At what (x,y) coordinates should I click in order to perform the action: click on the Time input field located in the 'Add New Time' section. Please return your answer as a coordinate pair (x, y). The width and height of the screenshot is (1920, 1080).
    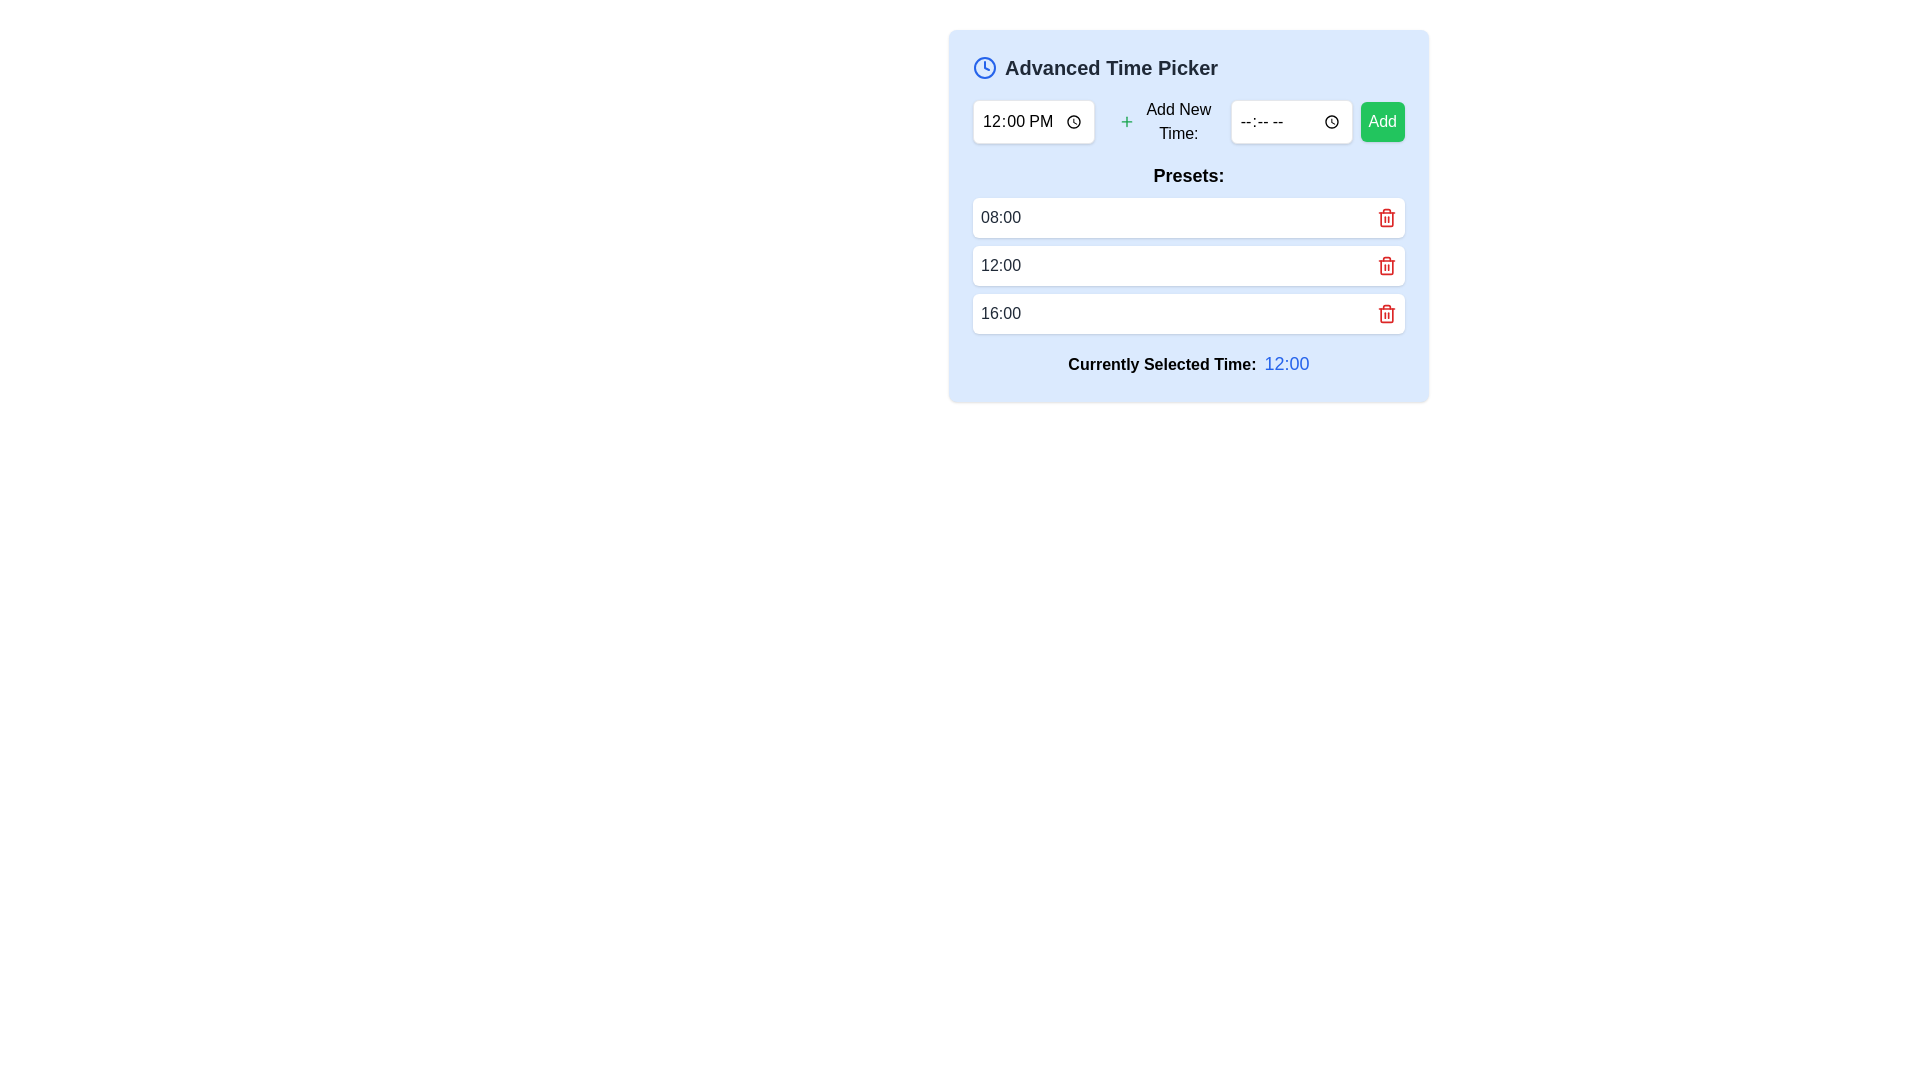
    Looking at the image, I should click on (1291, 122).